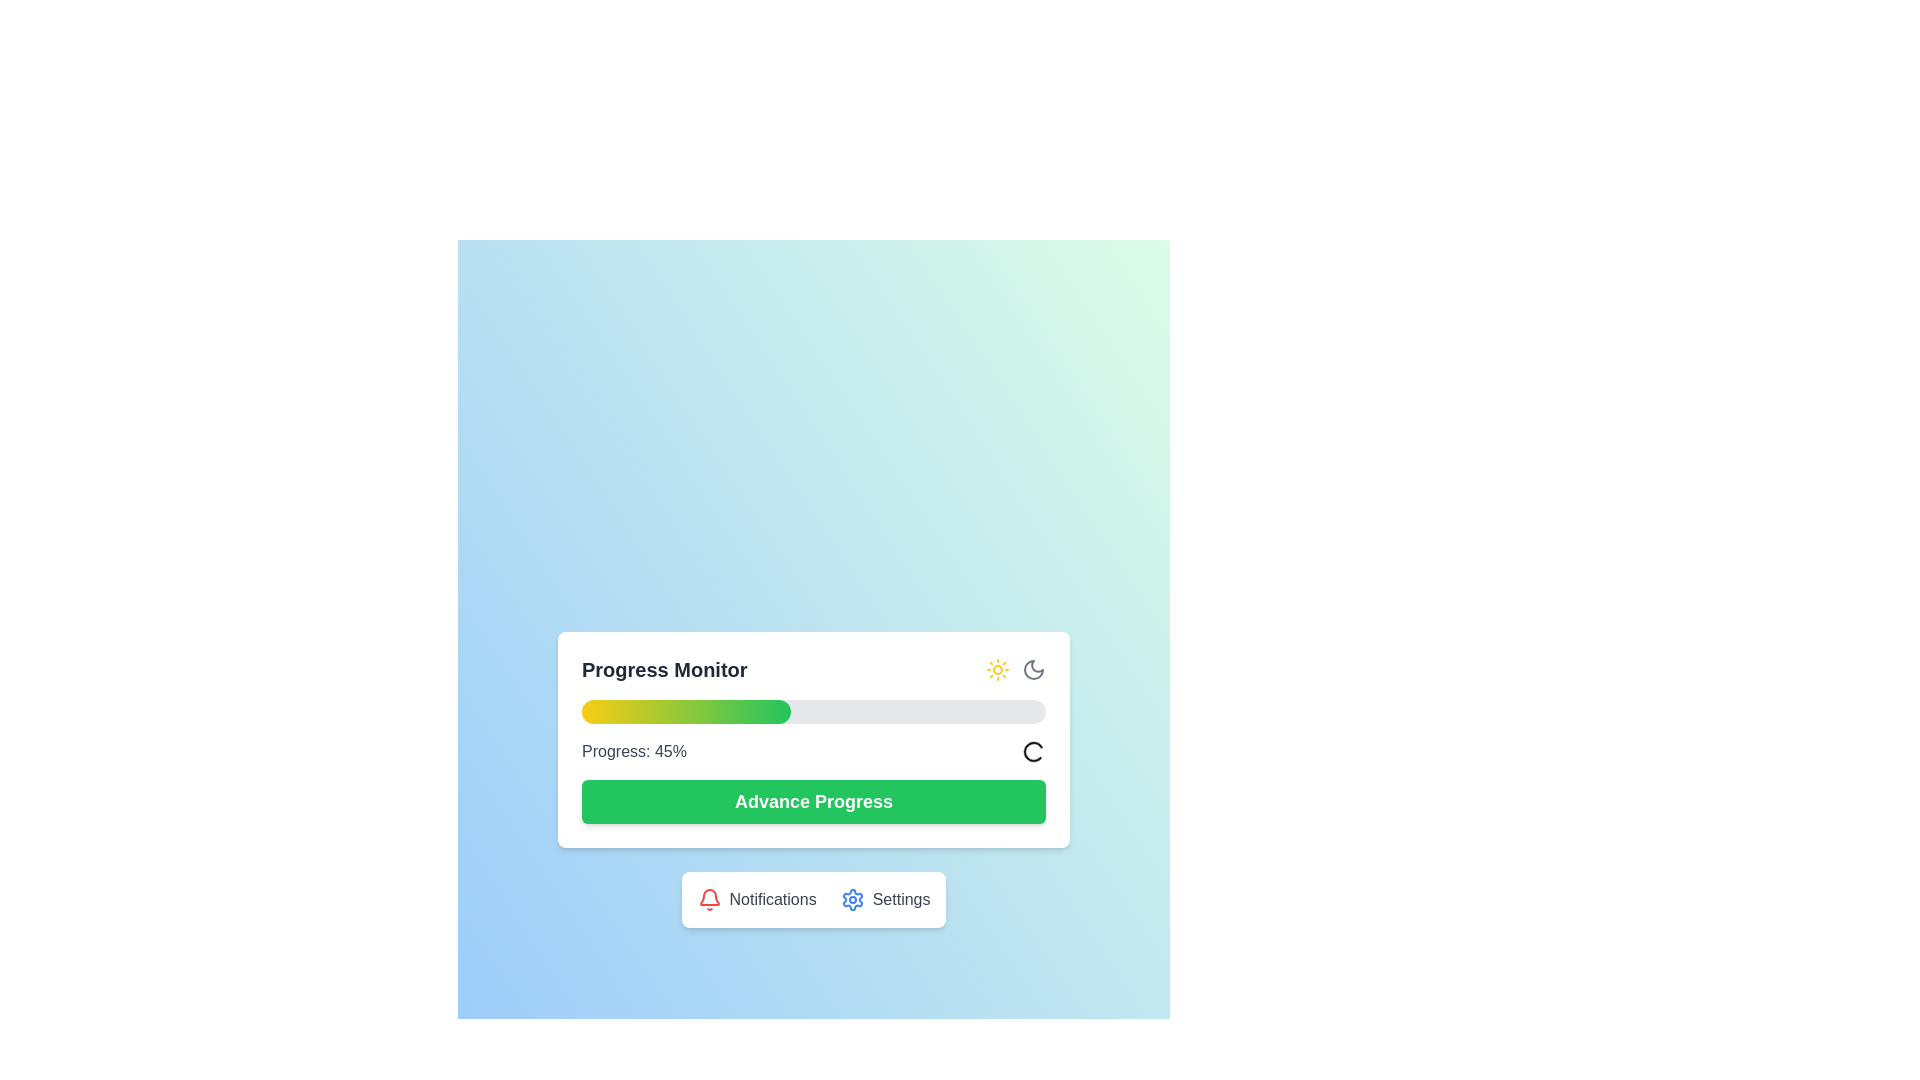  What do you see at coordinates (814, 711) in the screenshot?
I see `the progress bar located within the 'Progress Monitor' card, which visually represents progress as a percentage` at bounding box center [814, 711].